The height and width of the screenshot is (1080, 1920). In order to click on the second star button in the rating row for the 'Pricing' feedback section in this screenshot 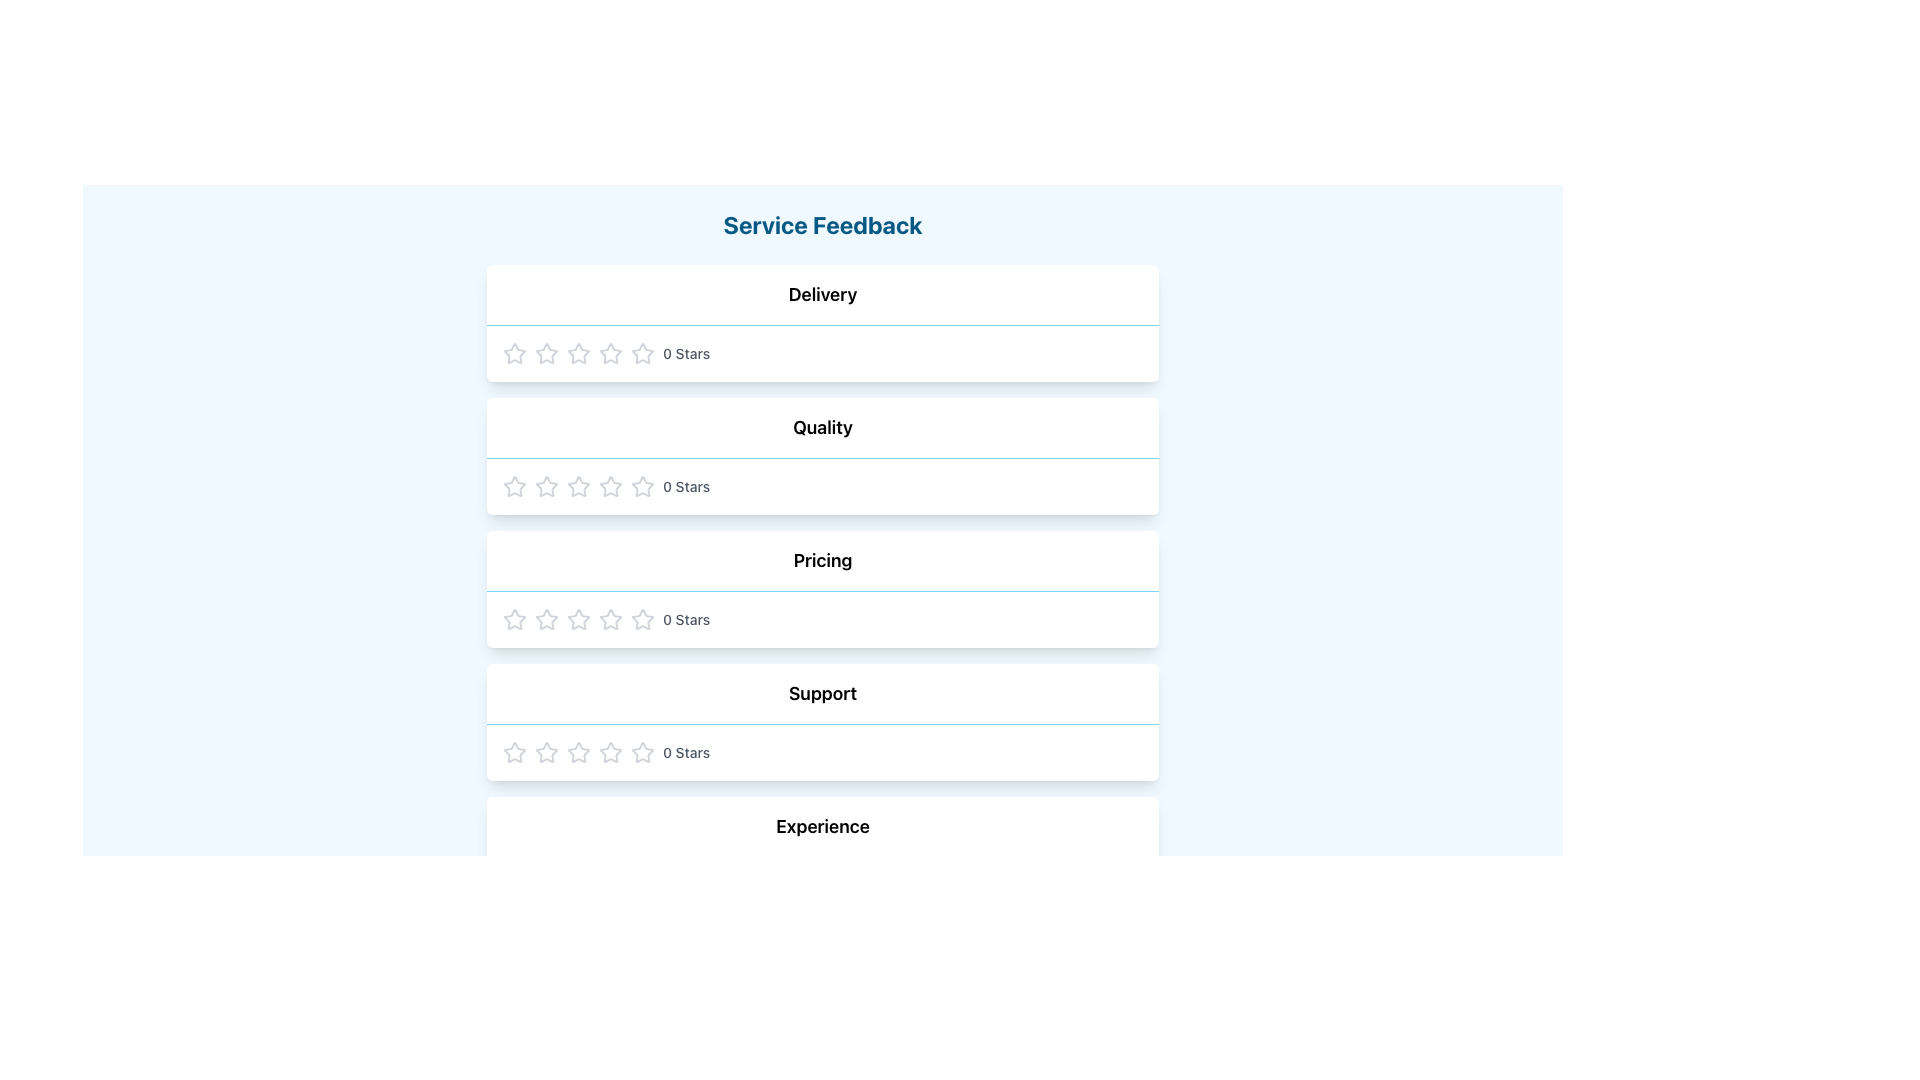, I will do `click(643, 618)`.